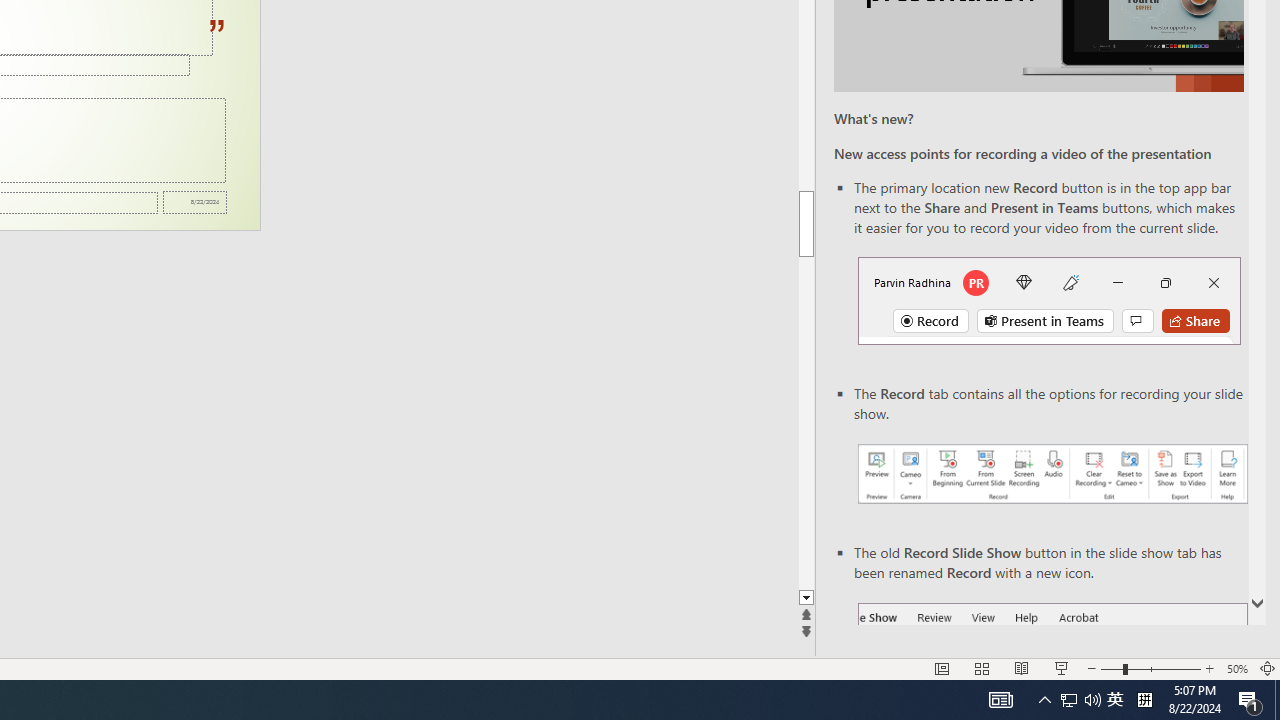 The image size is (1280, 720). Describe the element at coordinates (1051, 474) in the screenshot. I see `'Record your presentations screenshot one'` at that location.